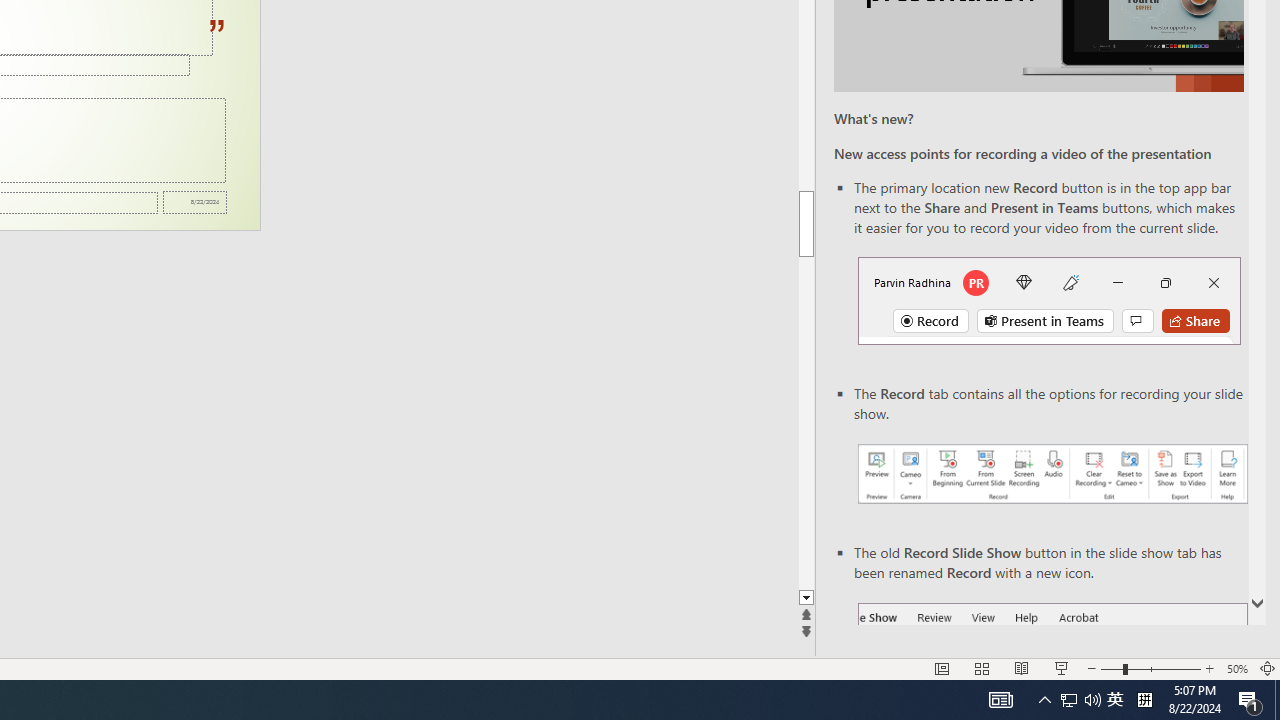 The image size is (1280, 720). Describe the element at coordinates (1051, 474) in the screenshot. I see `'Record your presentations screenshot one'` at that location.